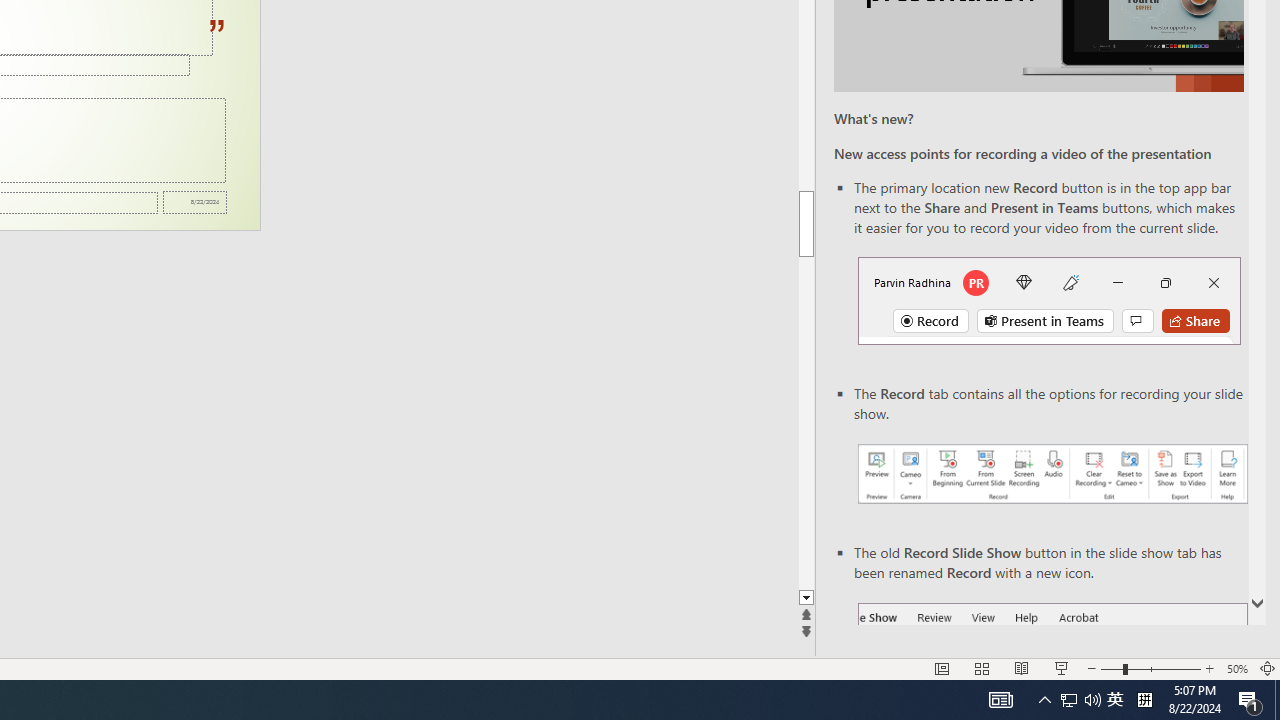 The image size is (1280, 720). Describe the element at coordinates (1051, 474) in the screenshot. I see `'Record your presentations screenshot one'` at that location.